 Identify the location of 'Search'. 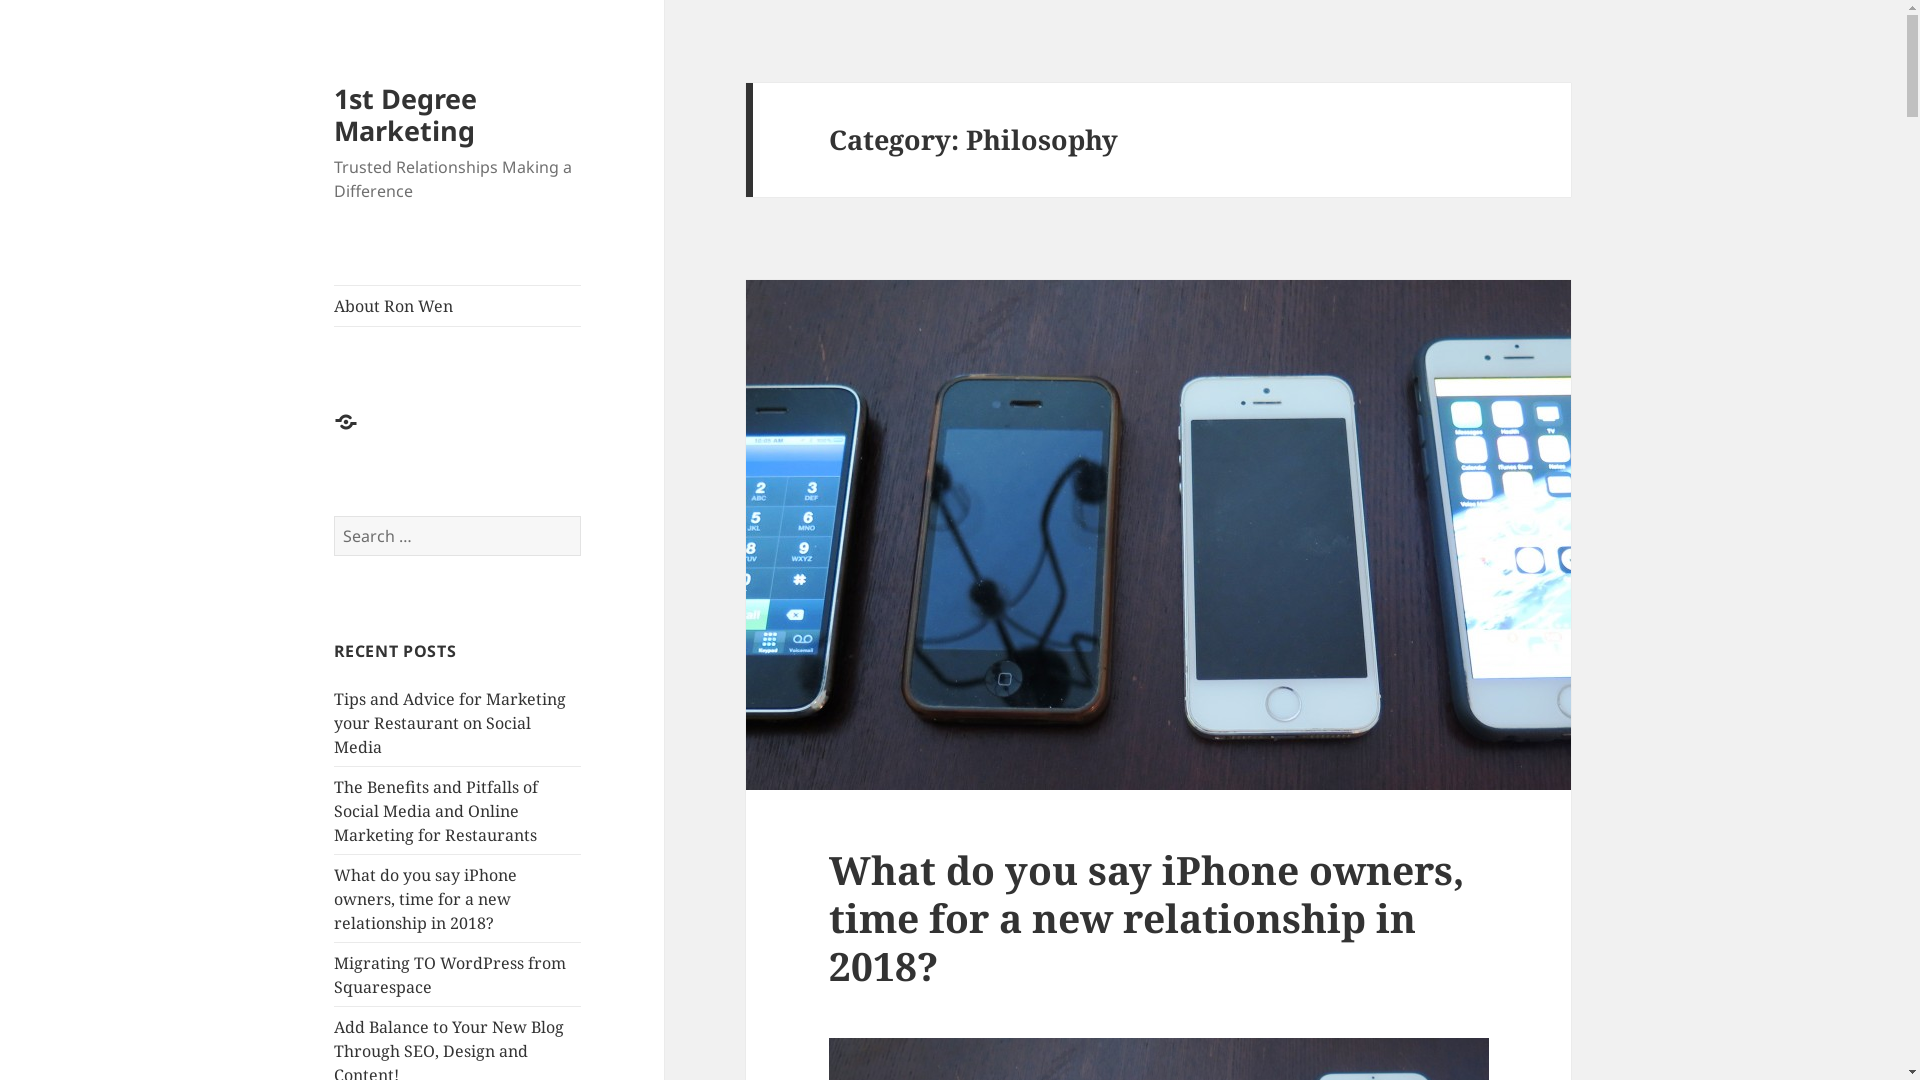
(580, 515).